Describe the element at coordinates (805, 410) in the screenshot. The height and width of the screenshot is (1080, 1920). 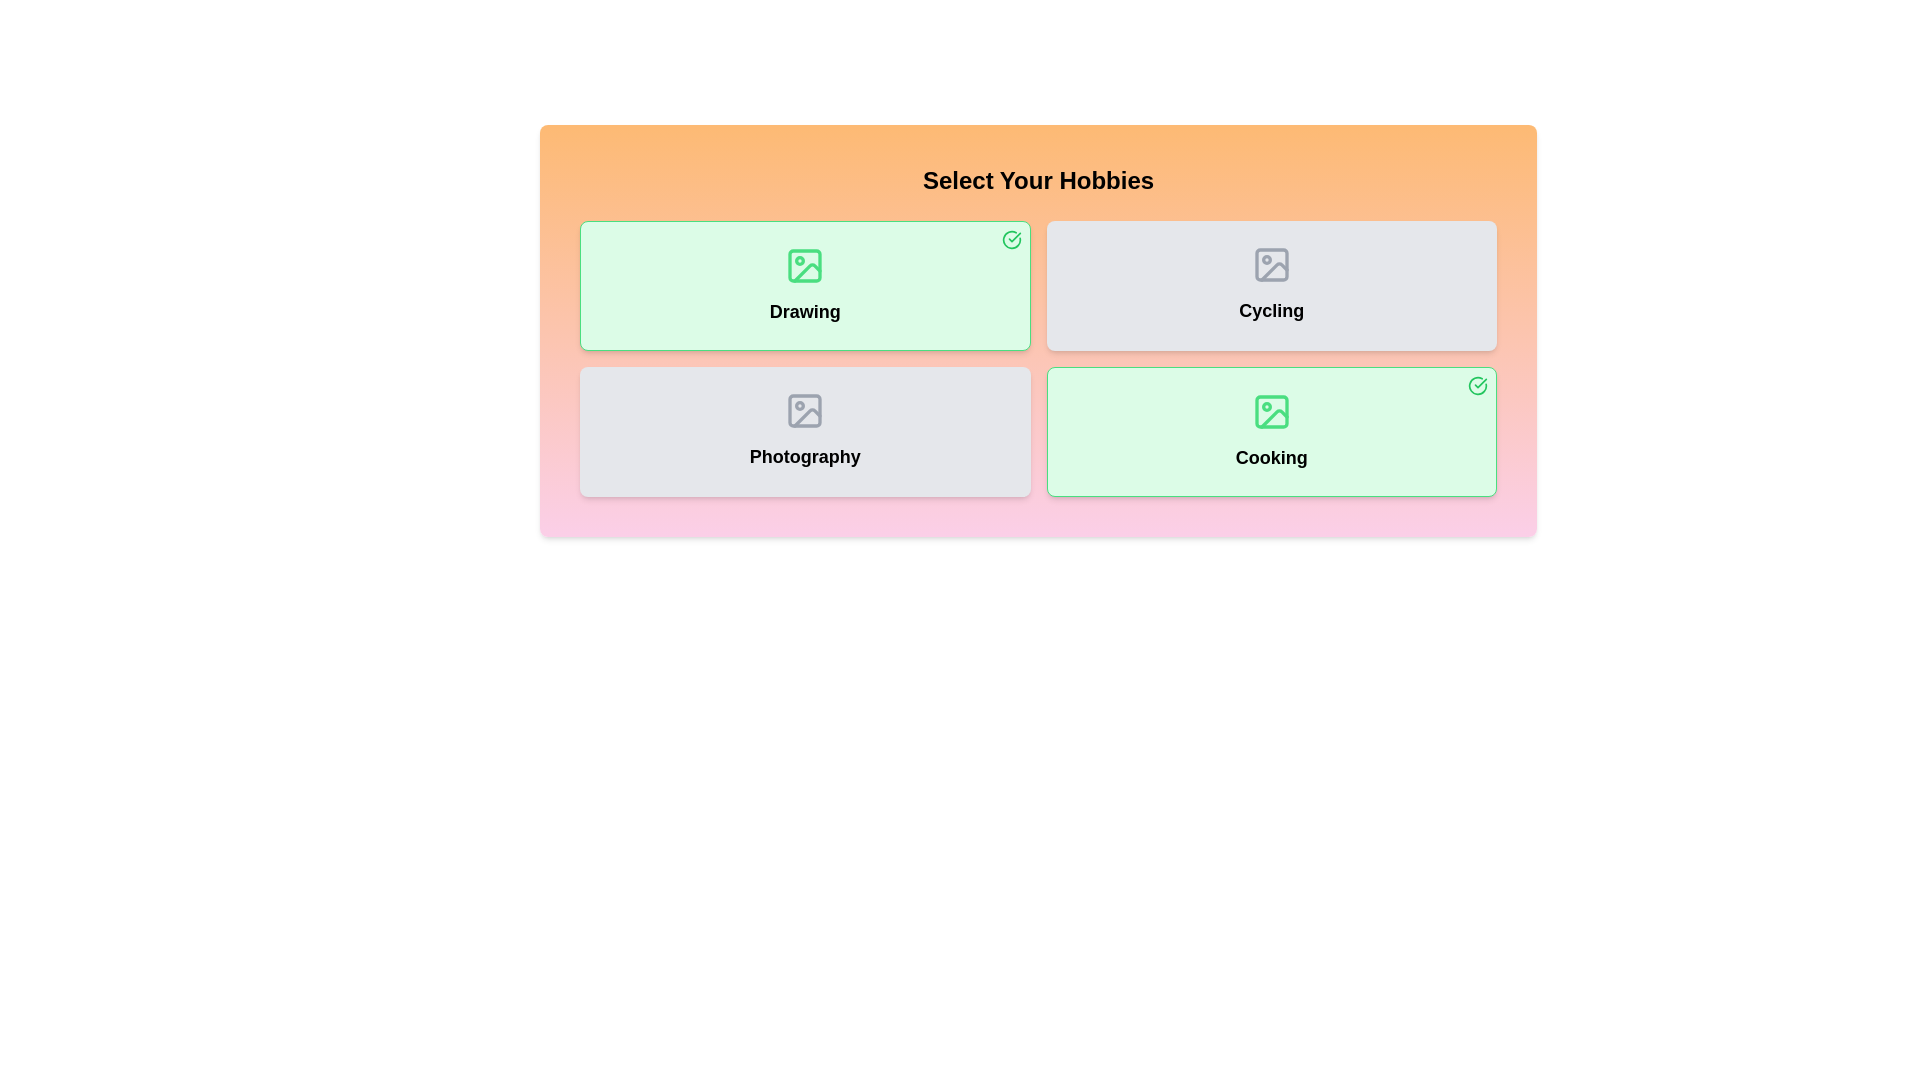
I see `the image icon of the hobby card corresponding to Photography` at that location.